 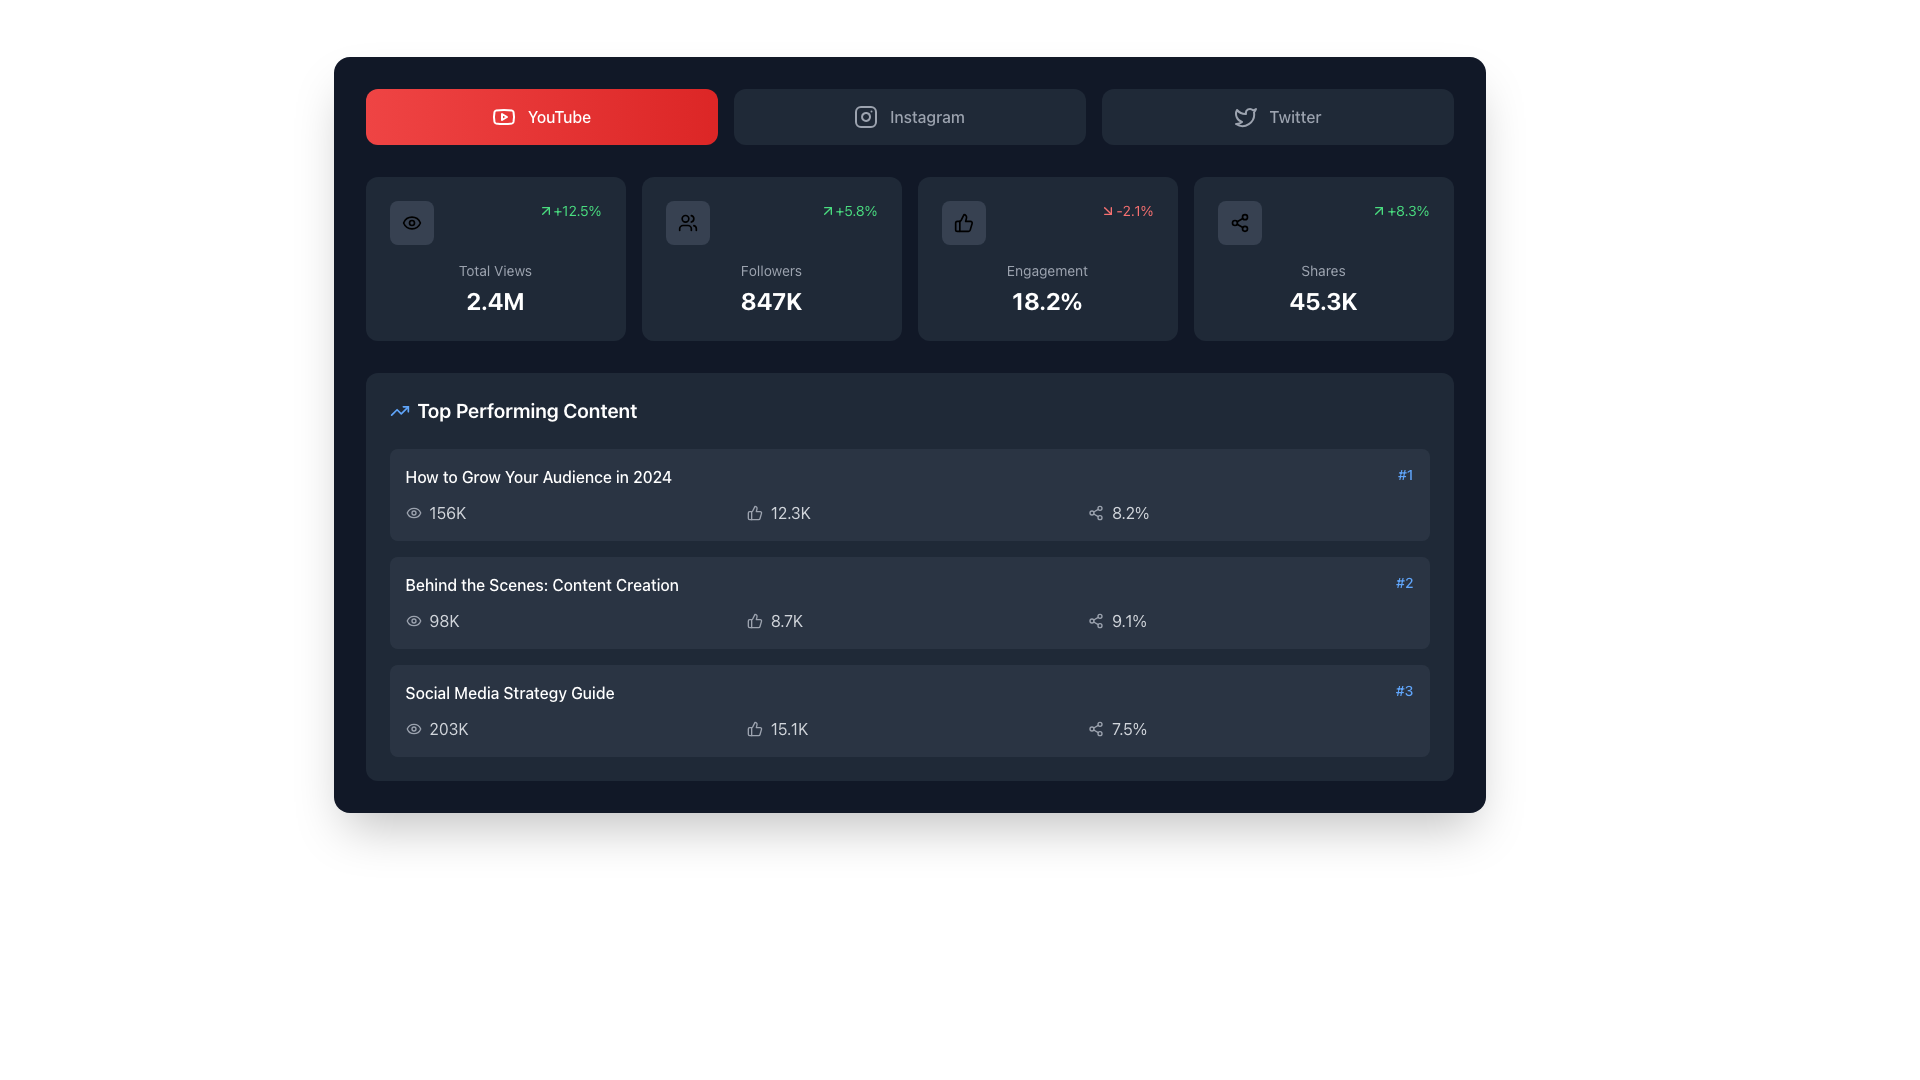 What do you see at coordinates (908, 729) in the screenshot?
I see `the A data row displaying stats and icons for more details, if interactivity was enabled` at bounding box center [908, 729].